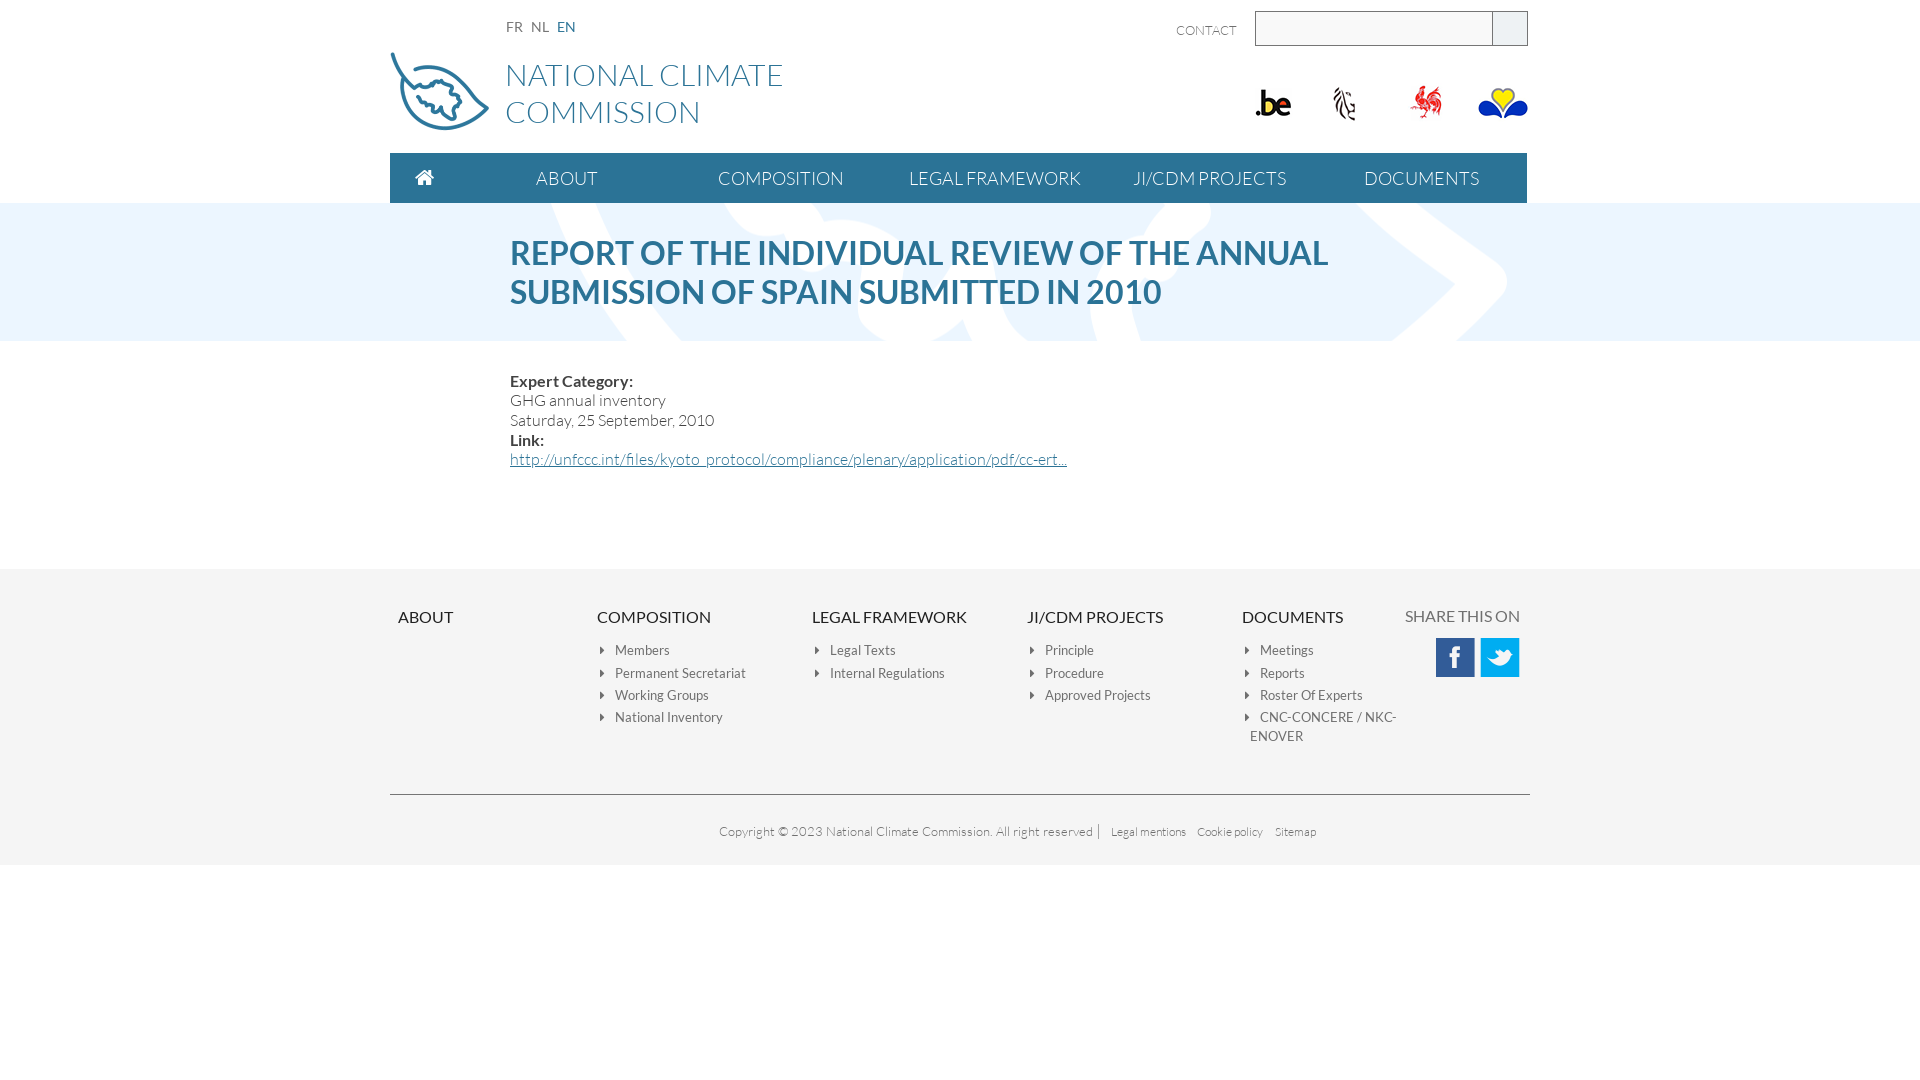 This screenshot has height=1080, width=1920. I want to click on 'Internal Regulations', so click(879, 672).